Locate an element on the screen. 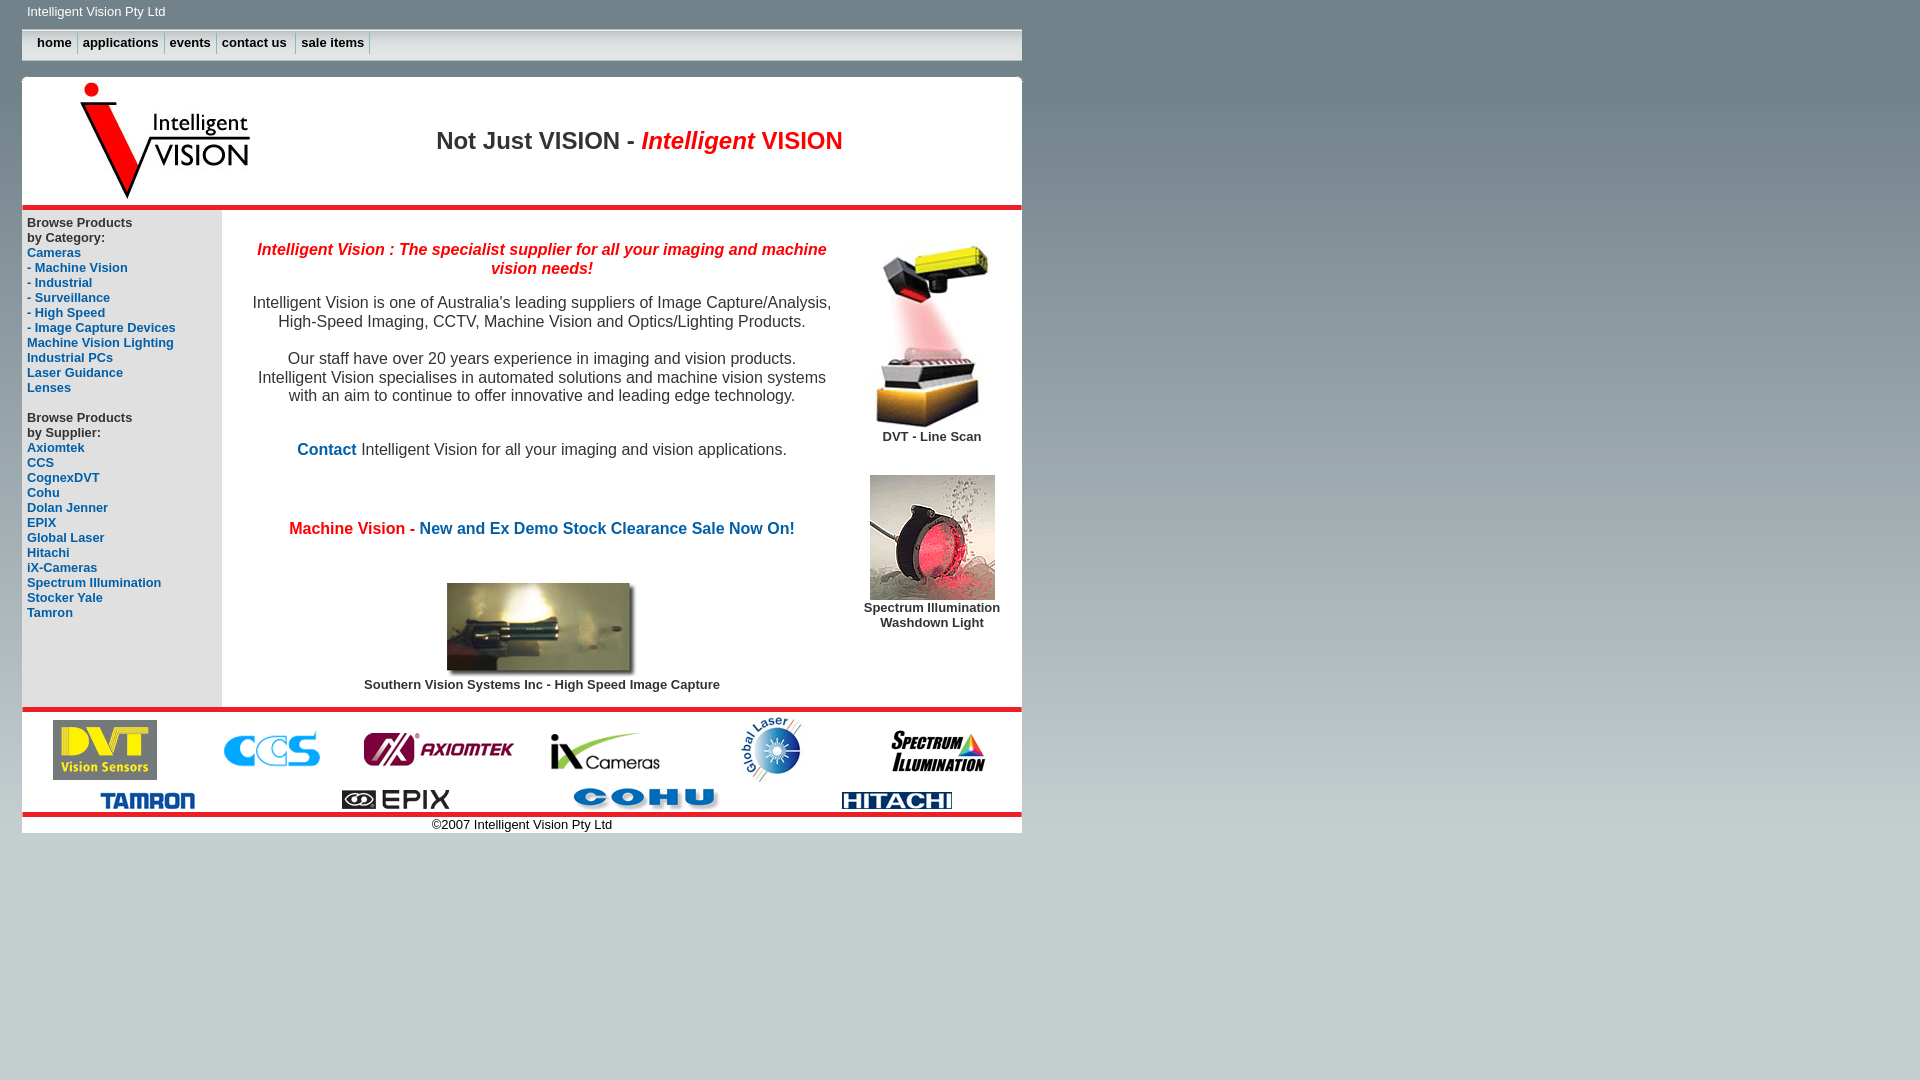 This screenshot has width=1920, height=1080. 'Axiomtek' is located at coordinates (56, 446).